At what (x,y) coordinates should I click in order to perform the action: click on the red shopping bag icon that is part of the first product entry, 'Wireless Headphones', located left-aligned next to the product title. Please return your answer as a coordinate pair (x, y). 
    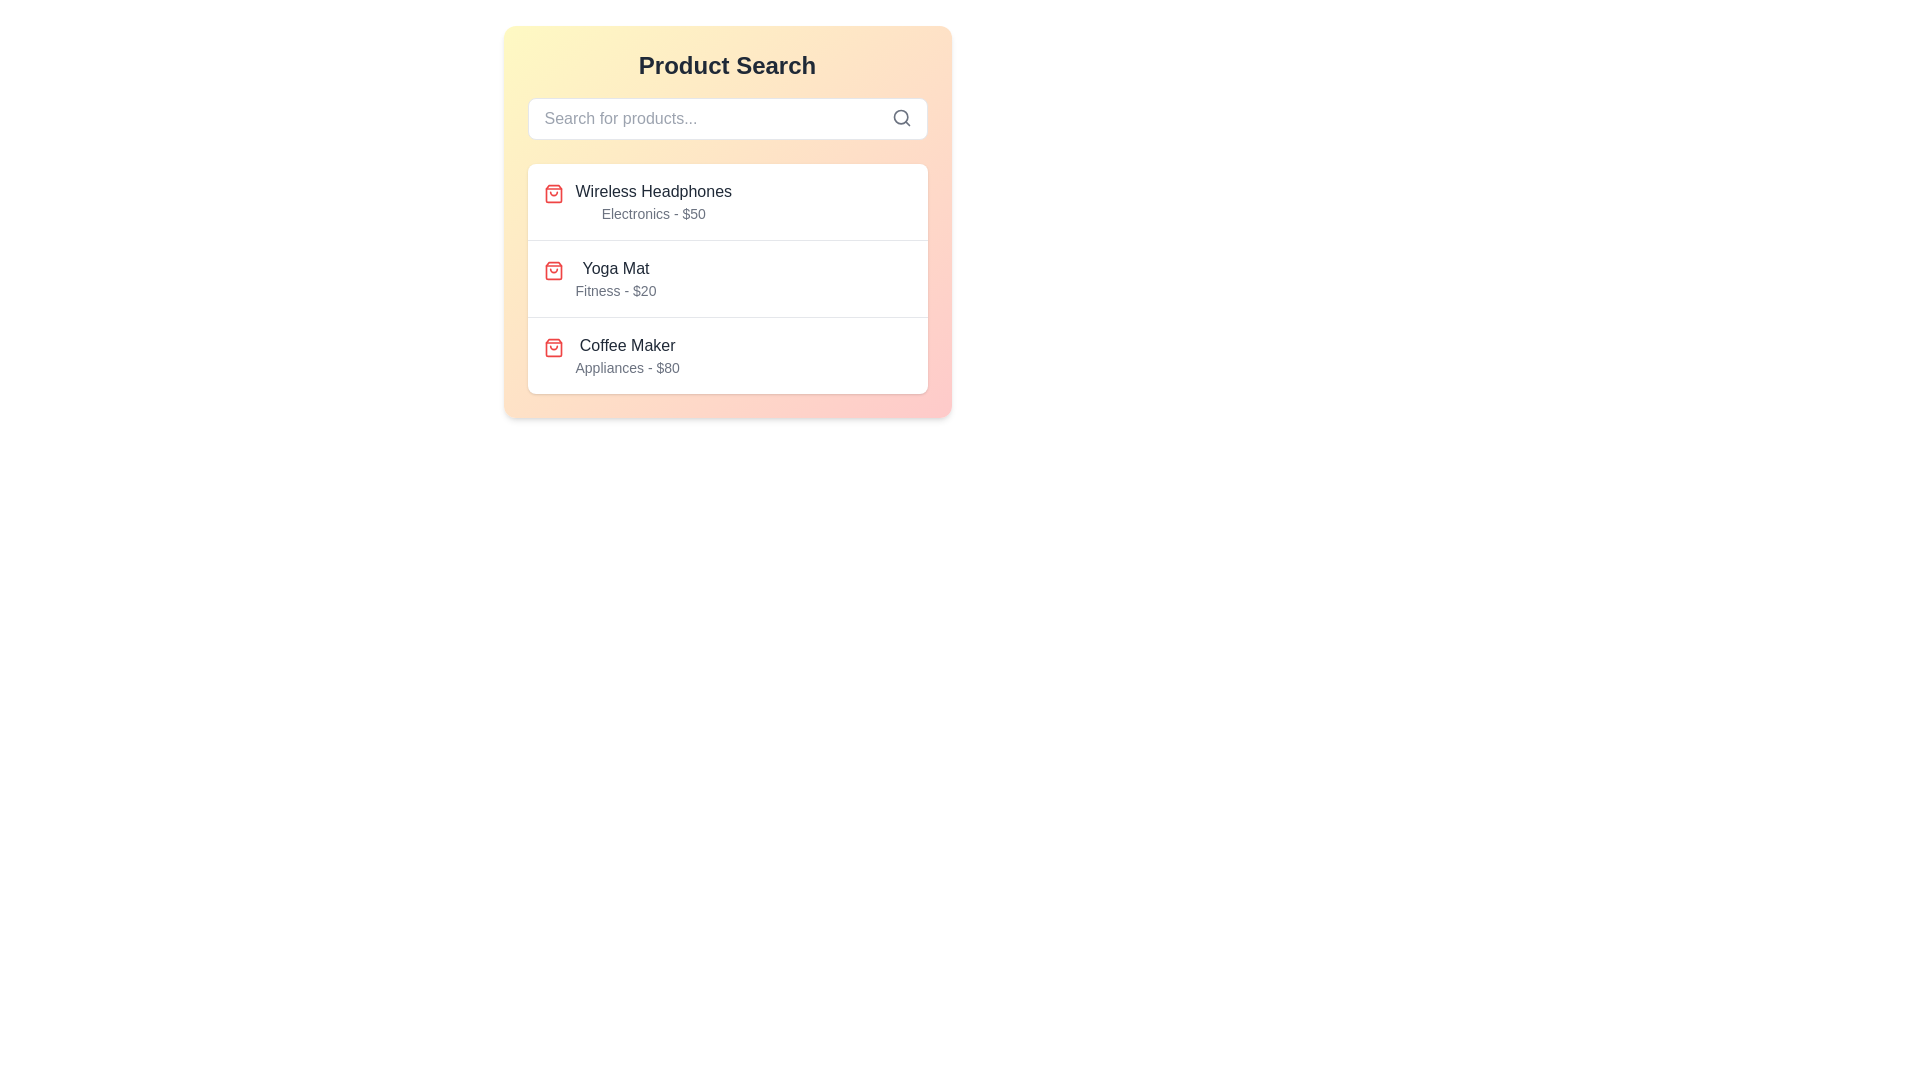
    Looking at the image, I should click on (553, 193).